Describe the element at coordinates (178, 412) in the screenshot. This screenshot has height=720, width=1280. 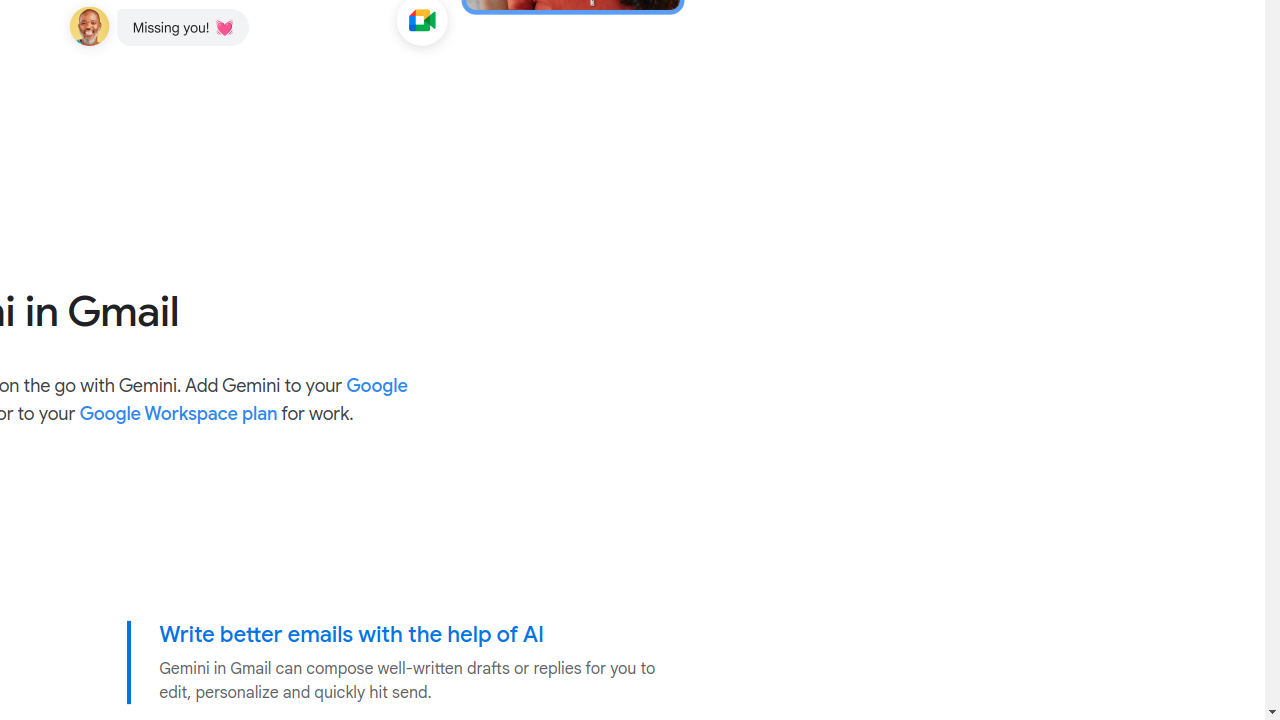
I see `'Google Workspace plan'` at that location.